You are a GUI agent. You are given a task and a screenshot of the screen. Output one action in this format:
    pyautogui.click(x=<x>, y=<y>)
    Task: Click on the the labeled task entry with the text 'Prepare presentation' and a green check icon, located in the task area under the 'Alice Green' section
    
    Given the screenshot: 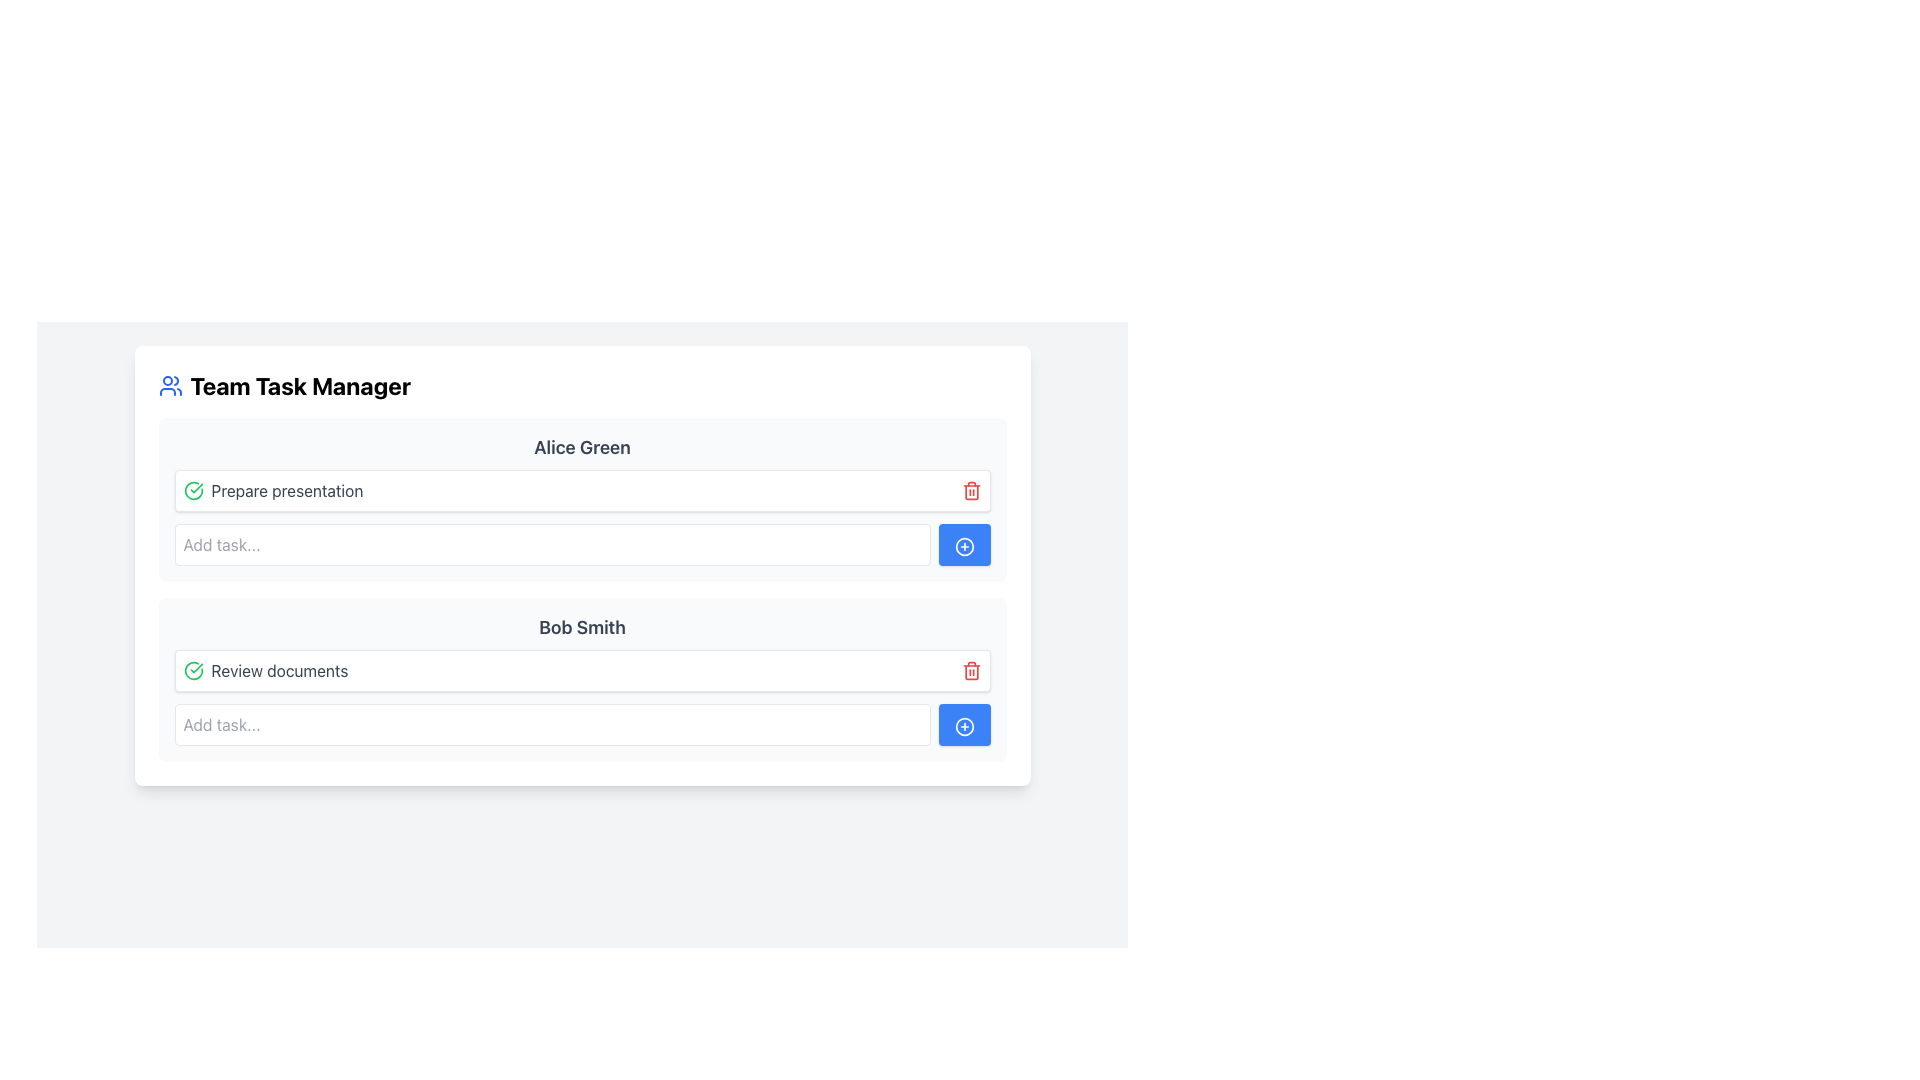 What is the action you would take?
    pyautogui.click(x=272, y=490)
    